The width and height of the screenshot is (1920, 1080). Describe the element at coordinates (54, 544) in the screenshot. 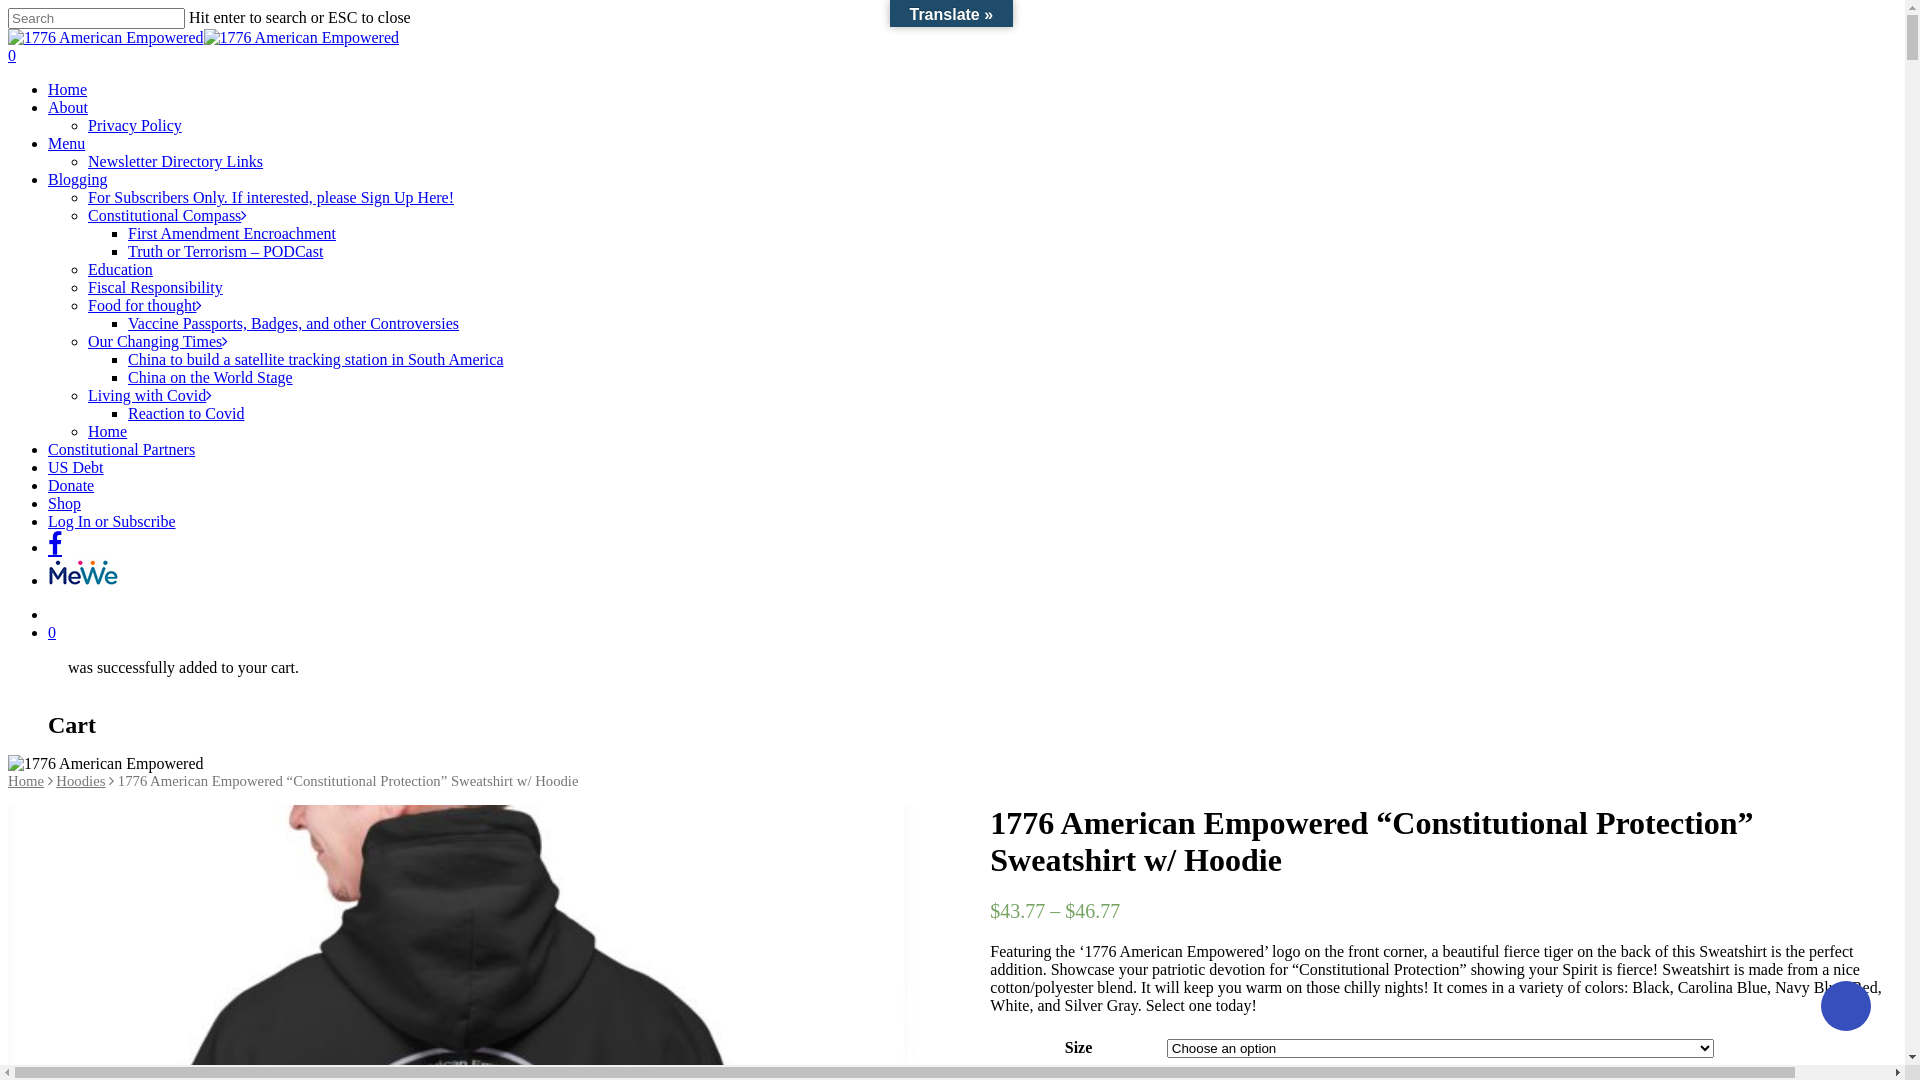

I see `'facebook'` at that location.